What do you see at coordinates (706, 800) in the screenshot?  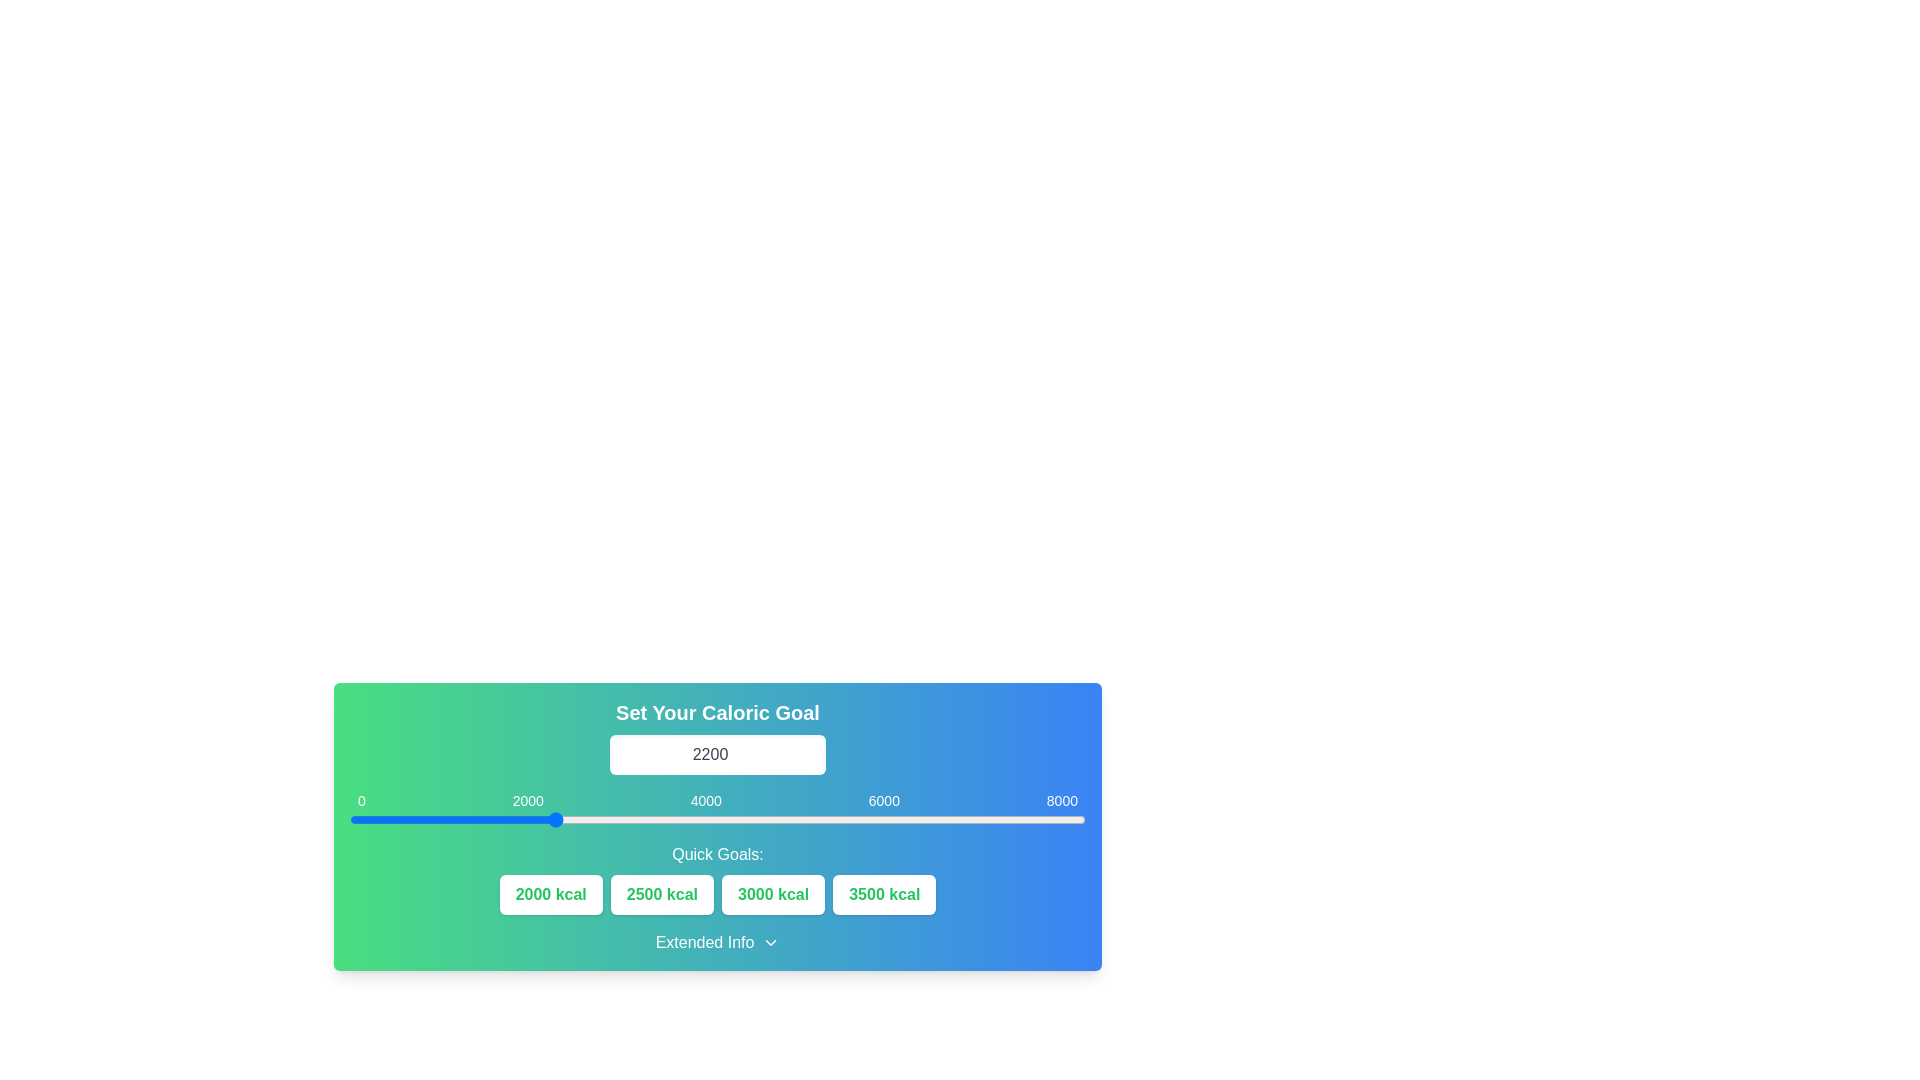 I see `the static text label displaying the value '4000', which is the third item in a sequence of horizontal labels, styled in white text within a gradient-colored panel` at bounding box center [706, 800].